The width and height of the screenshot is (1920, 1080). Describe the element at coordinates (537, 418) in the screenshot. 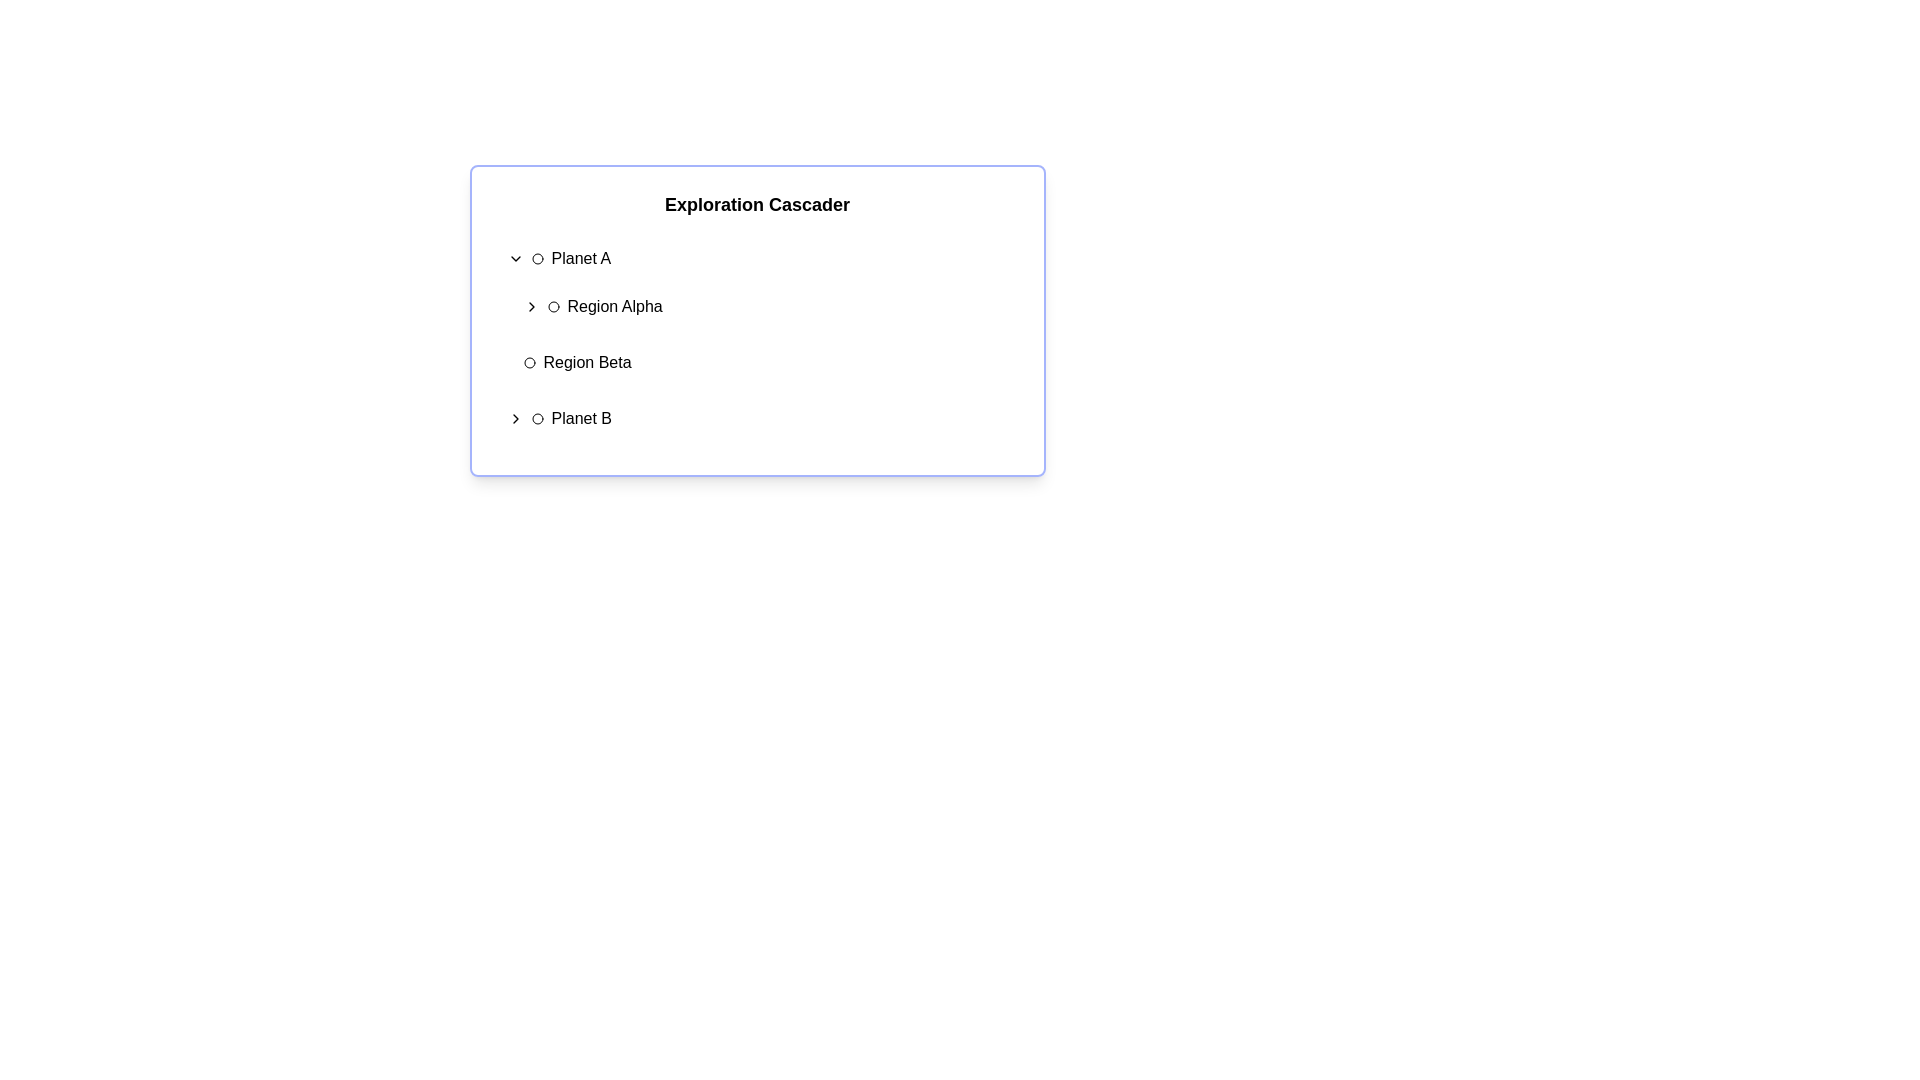

I see `the circle icon outlined in black, associated with the label 'Planet B'` at that location.